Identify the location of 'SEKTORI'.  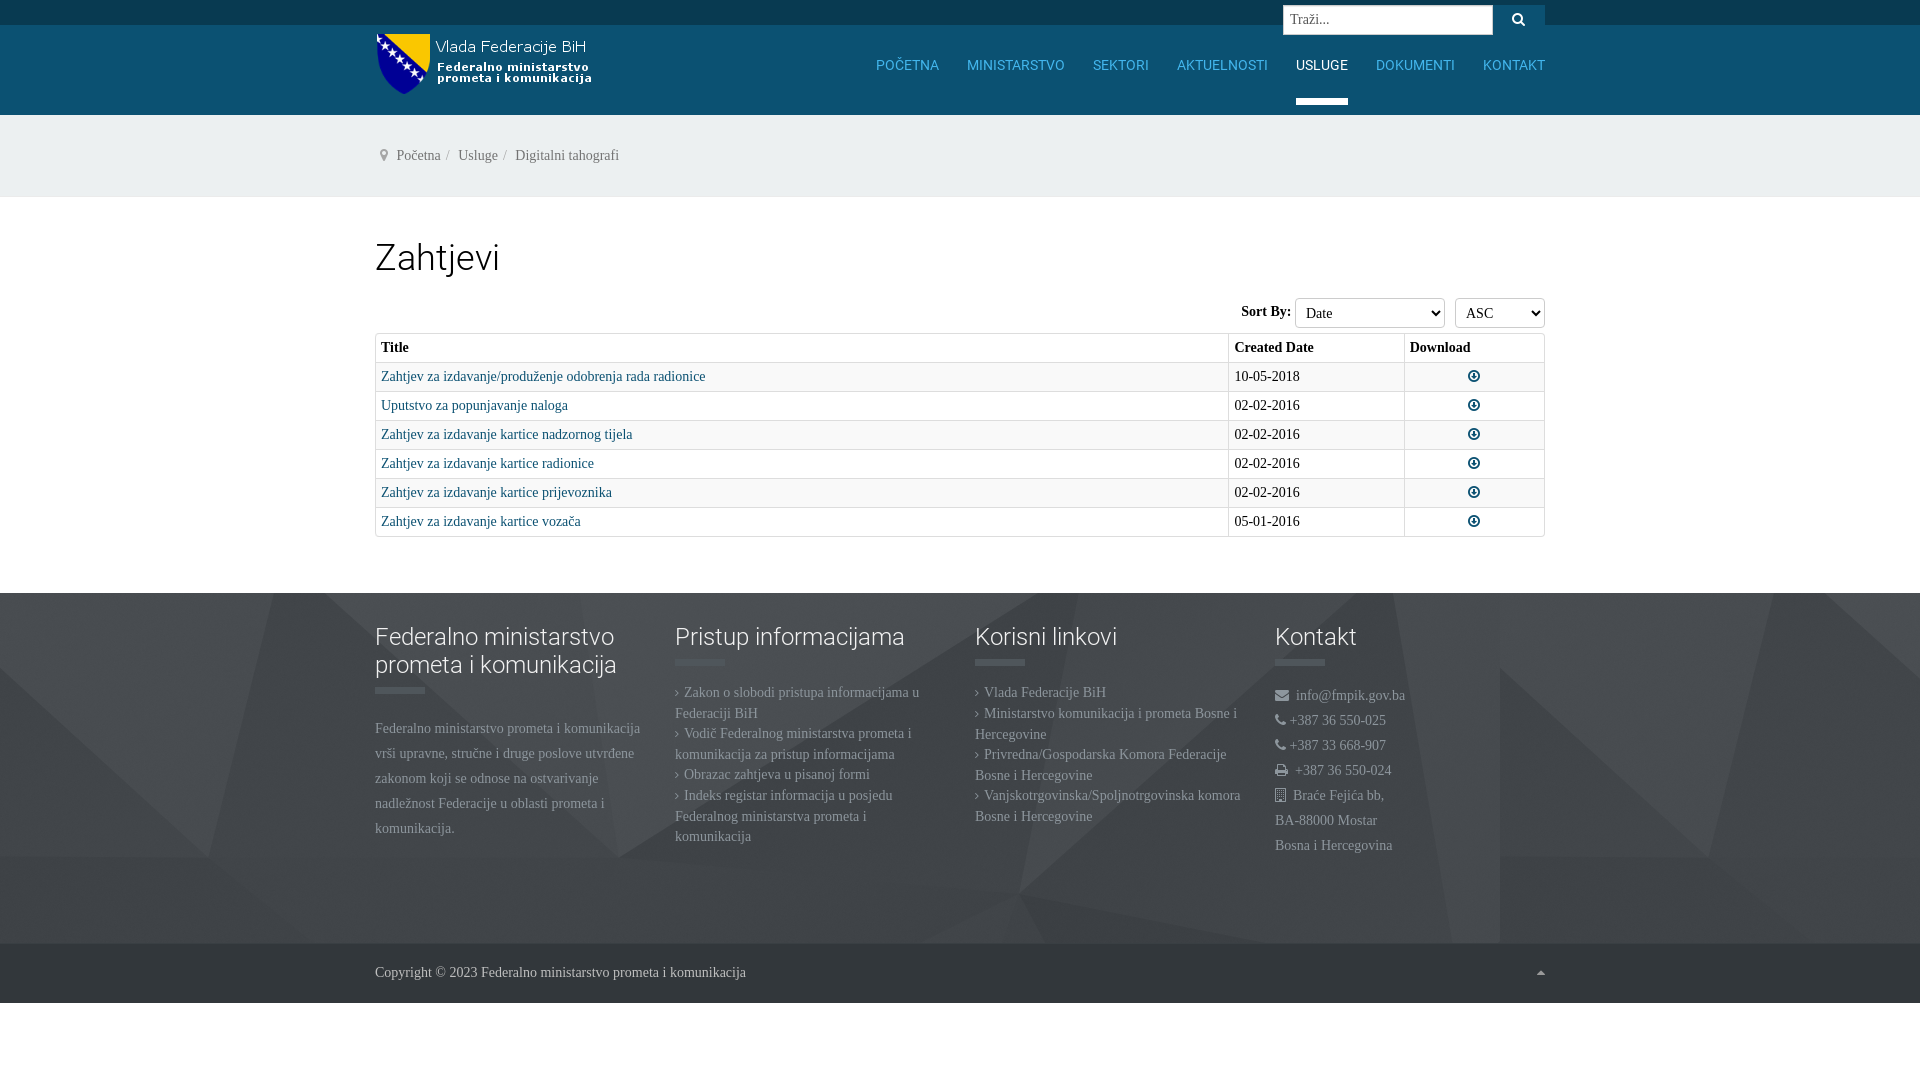
(1121, 64).